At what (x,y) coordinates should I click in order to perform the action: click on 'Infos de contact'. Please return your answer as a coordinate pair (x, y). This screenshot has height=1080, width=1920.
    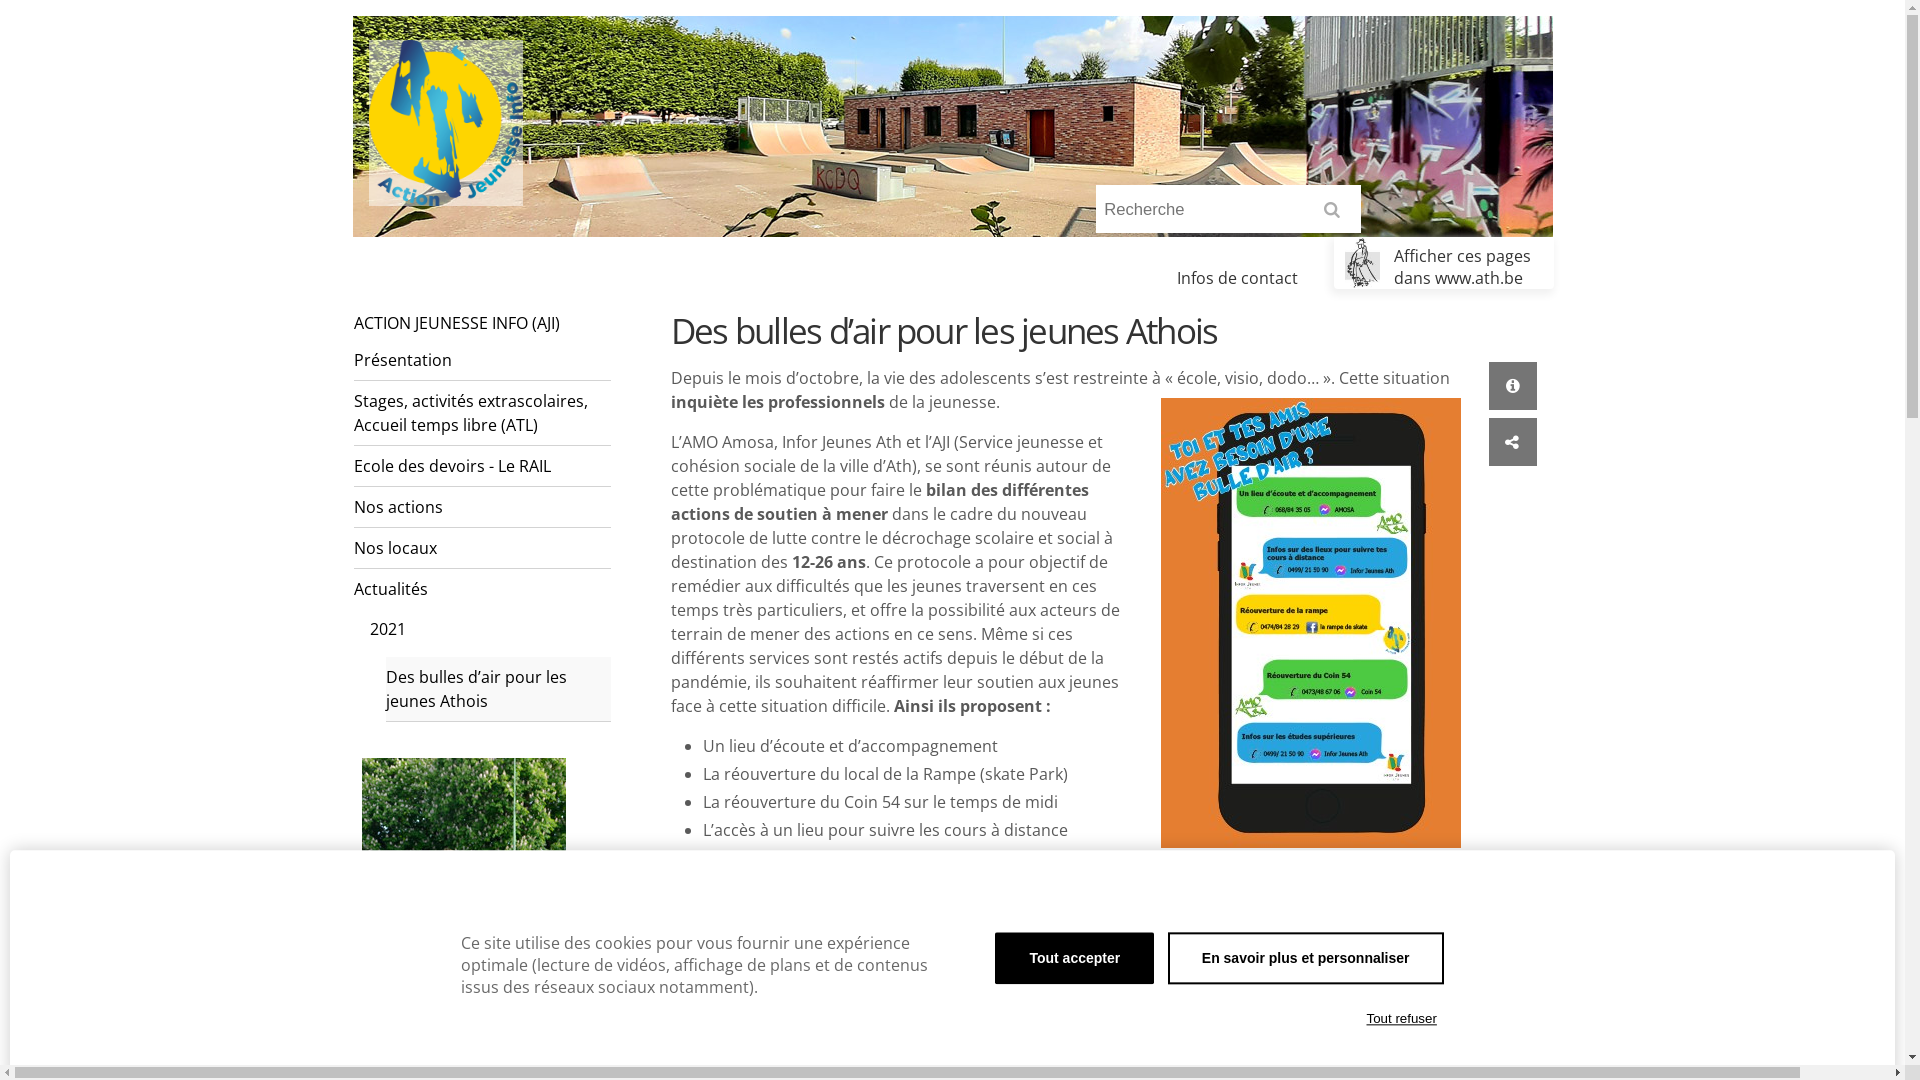
    Looking at the image, I should click on (1236, 277).